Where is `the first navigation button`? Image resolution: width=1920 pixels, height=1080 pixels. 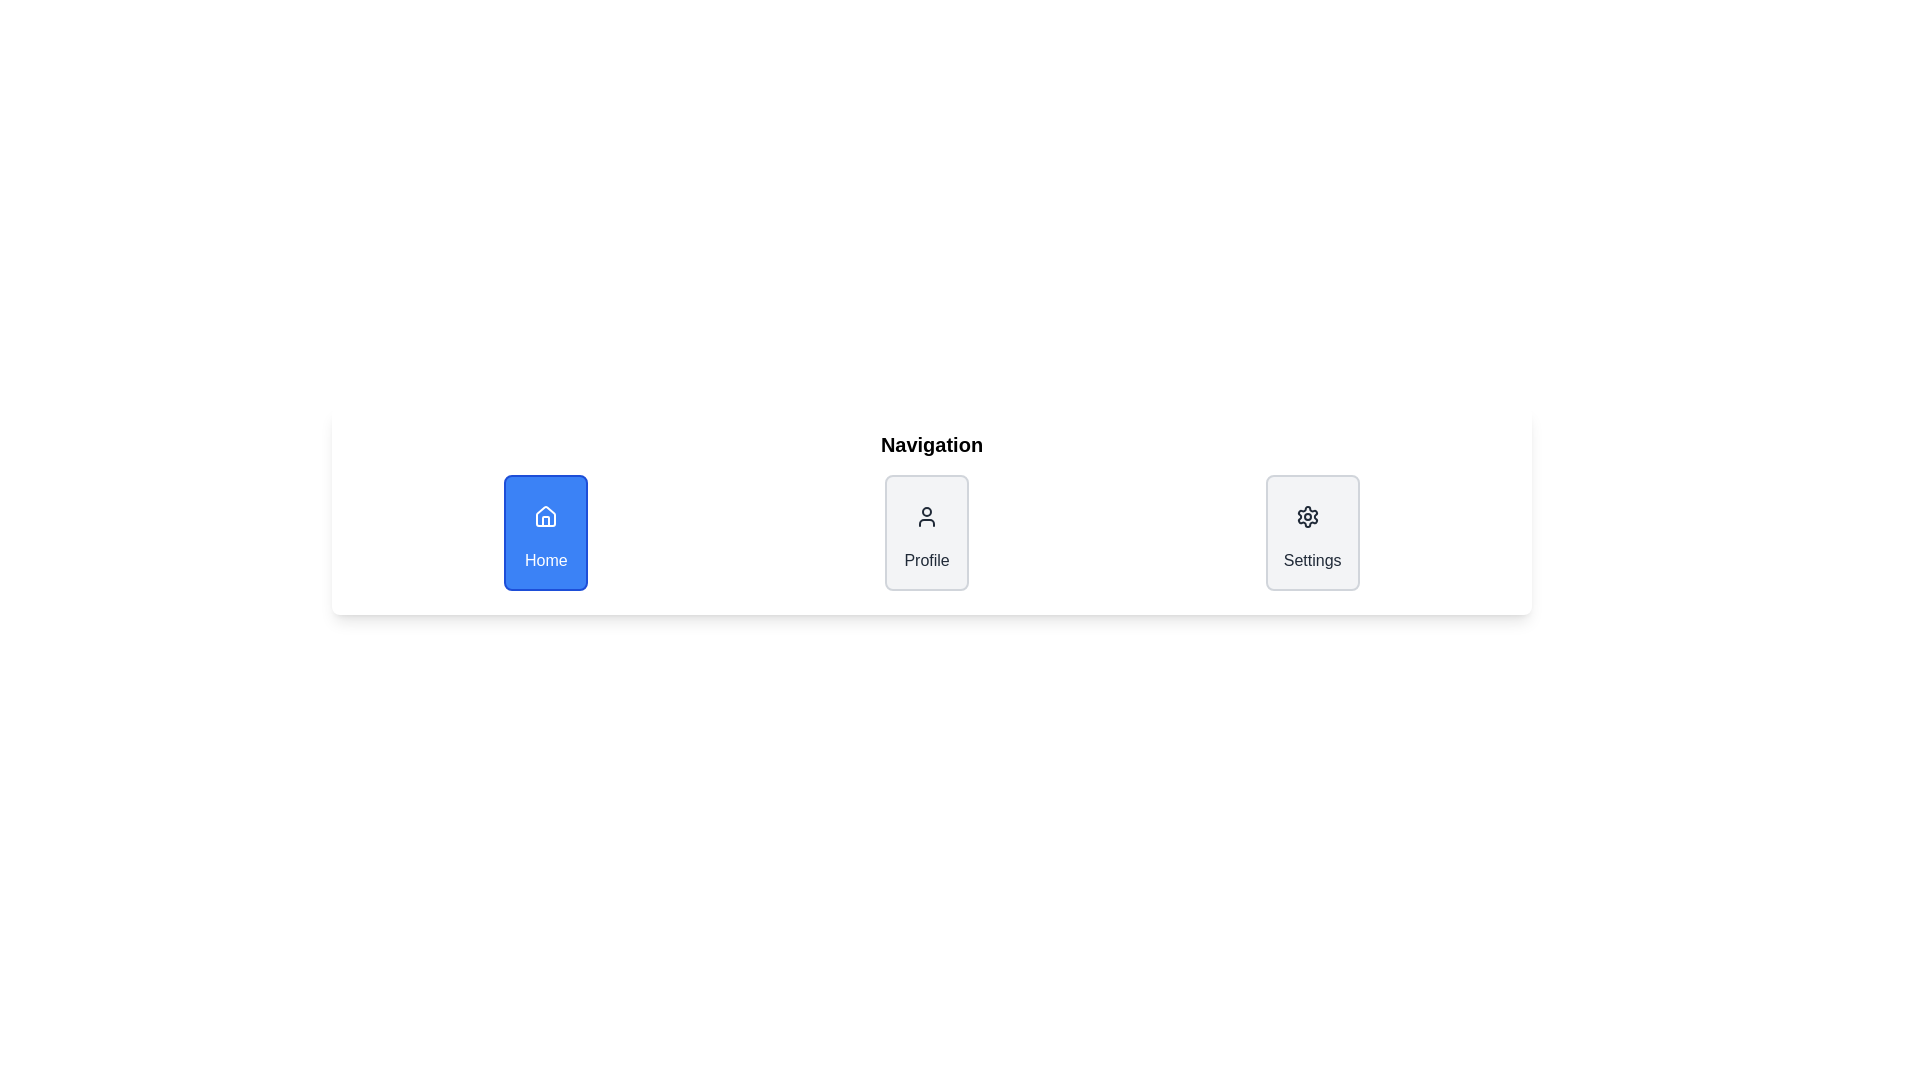
the first navigation button is located at coordinates (546, 531).